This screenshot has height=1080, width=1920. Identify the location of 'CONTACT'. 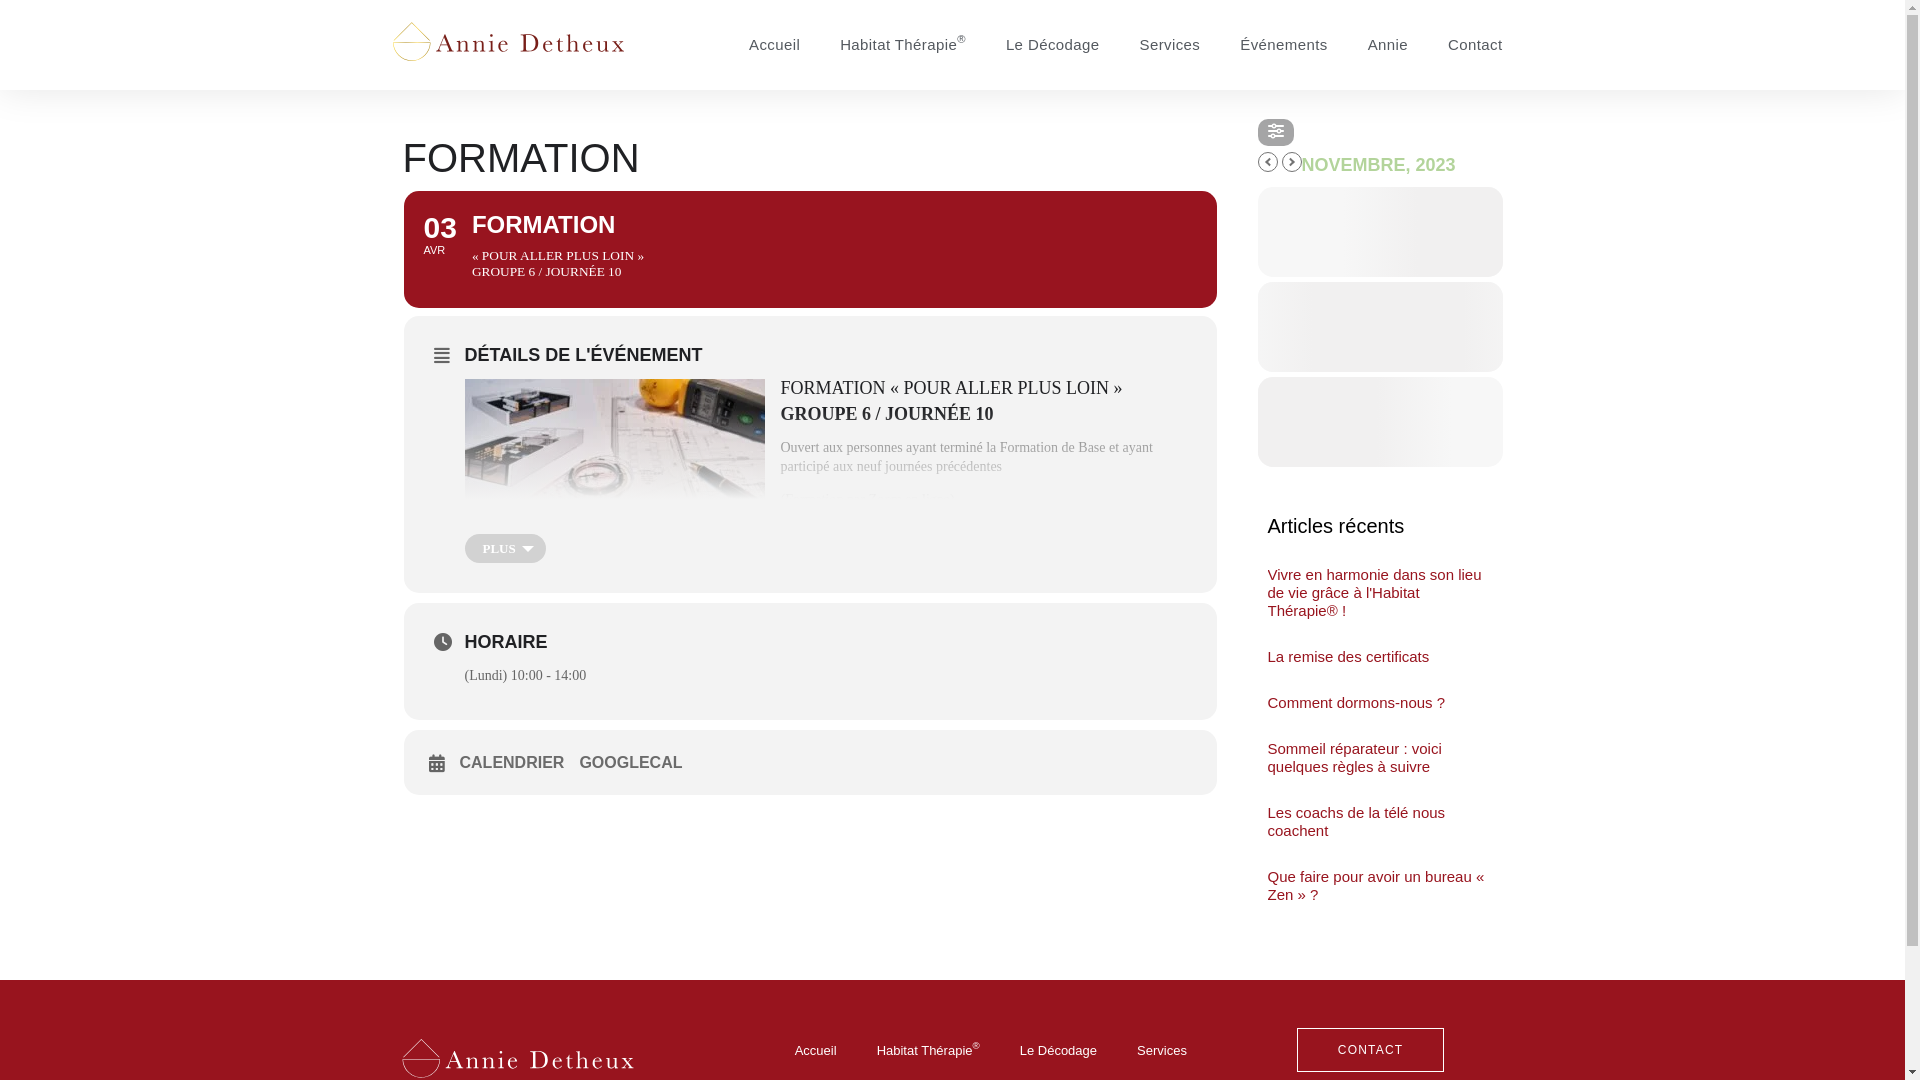
(1370, 1048).